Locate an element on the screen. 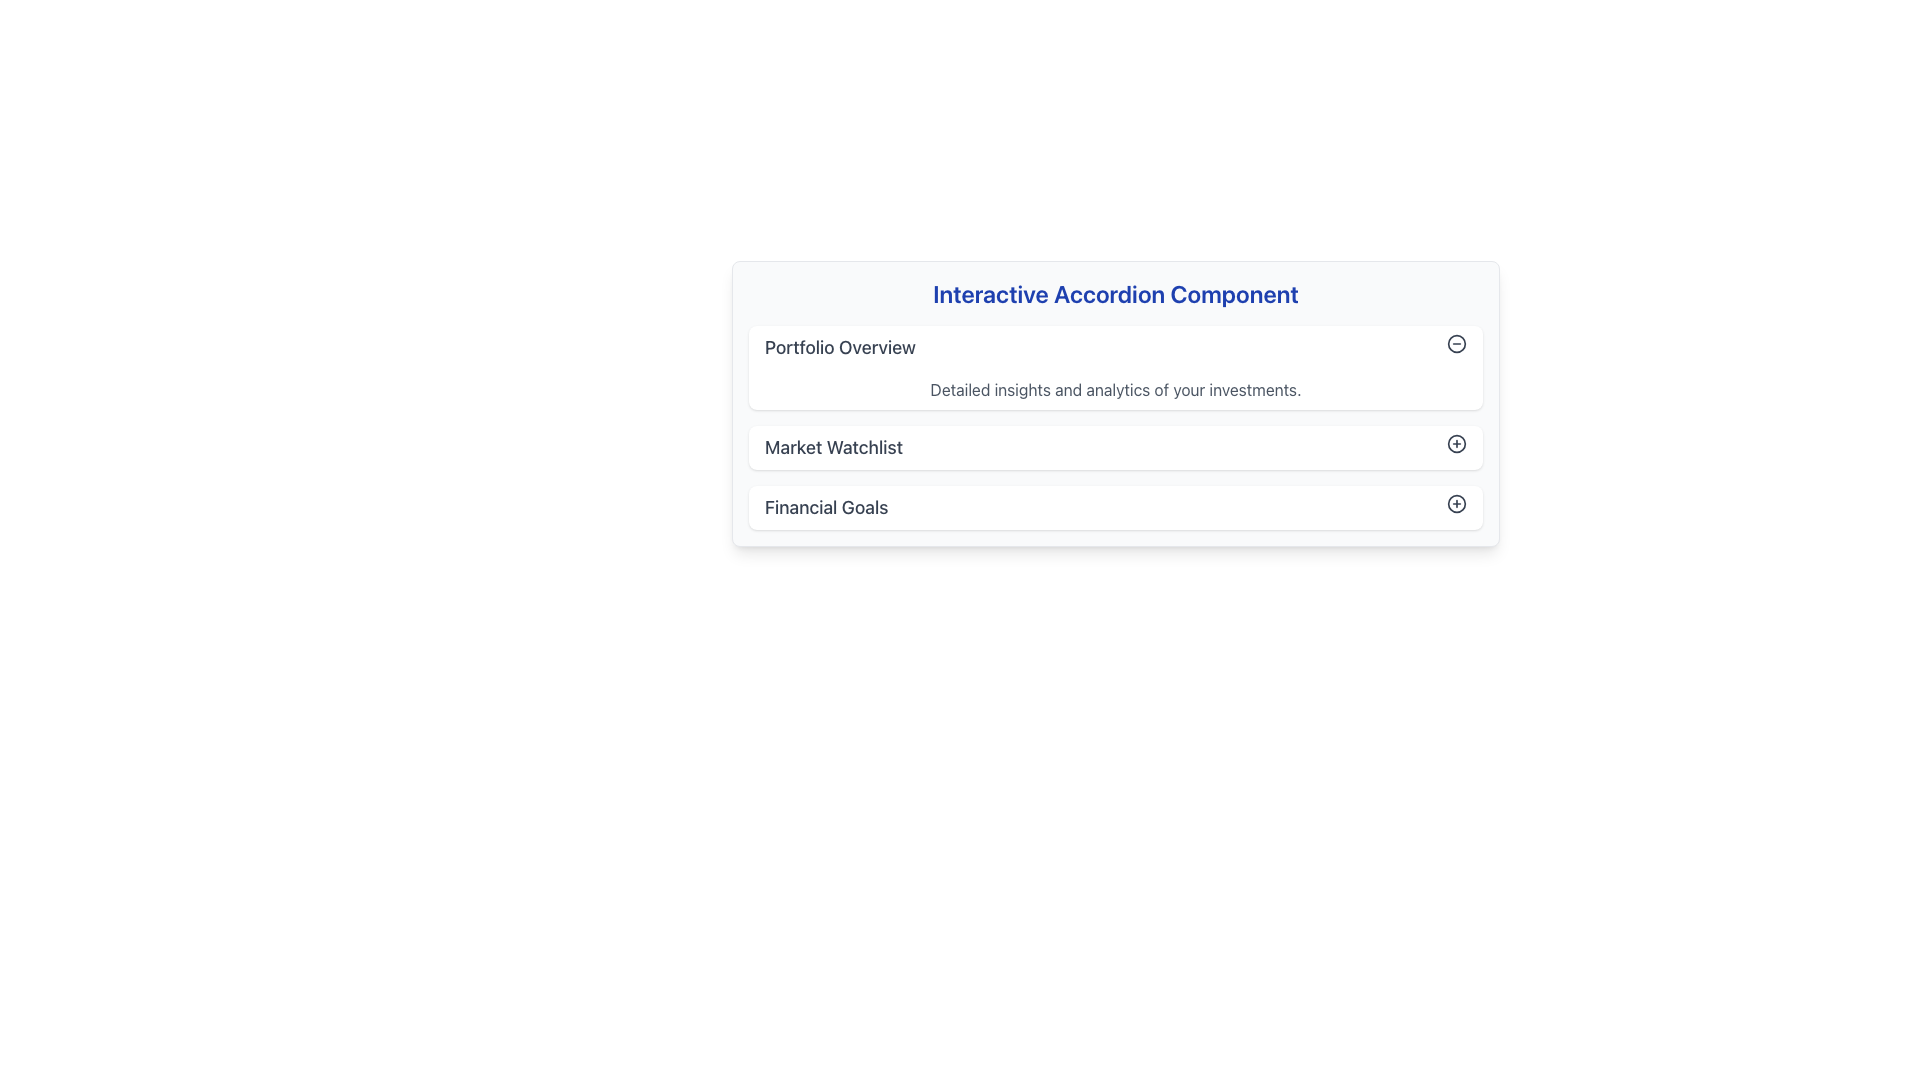  the text label in the second section of the accordion interface, located below 'Portfolio Overview' and above 'Financial Goals', to interact with the accordion component is located at coordinates (834, 446).